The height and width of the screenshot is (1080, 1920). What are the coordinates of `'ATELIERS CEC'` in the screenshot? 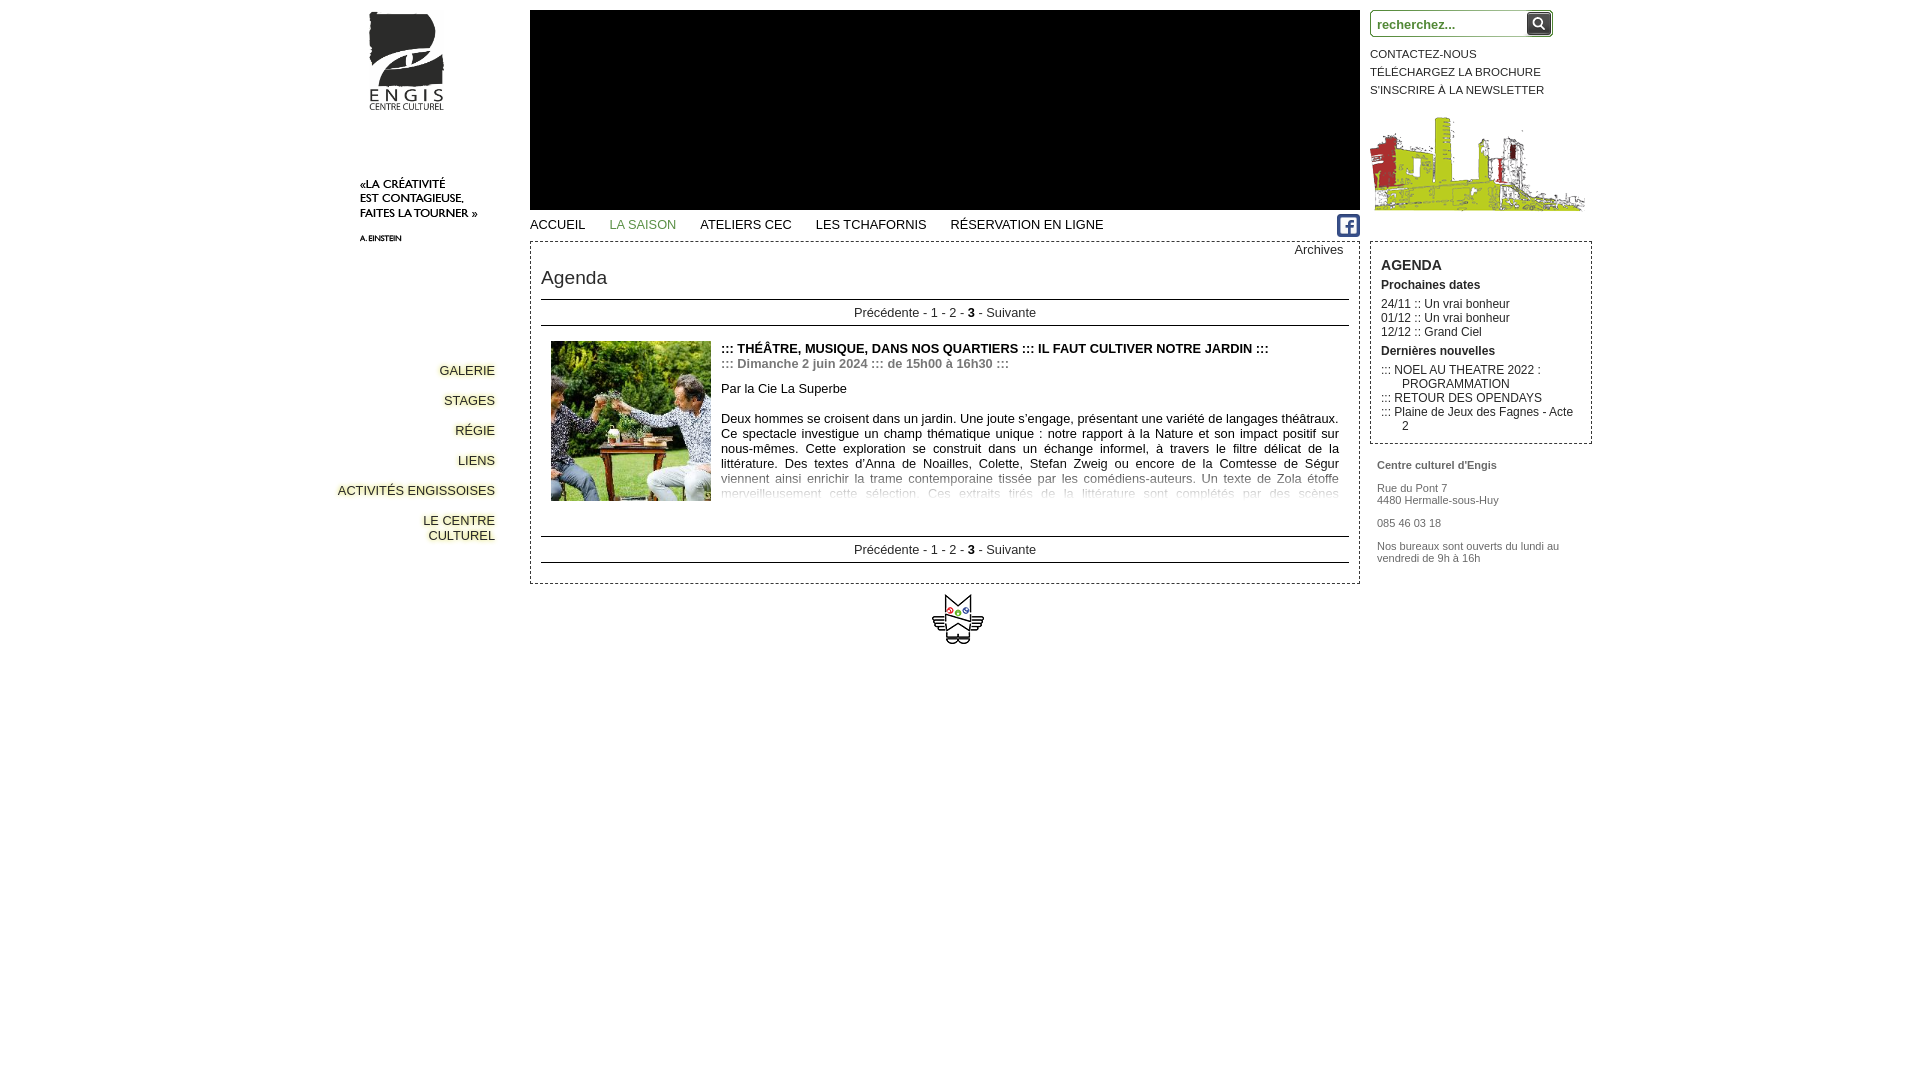 It's located at (757, 225).